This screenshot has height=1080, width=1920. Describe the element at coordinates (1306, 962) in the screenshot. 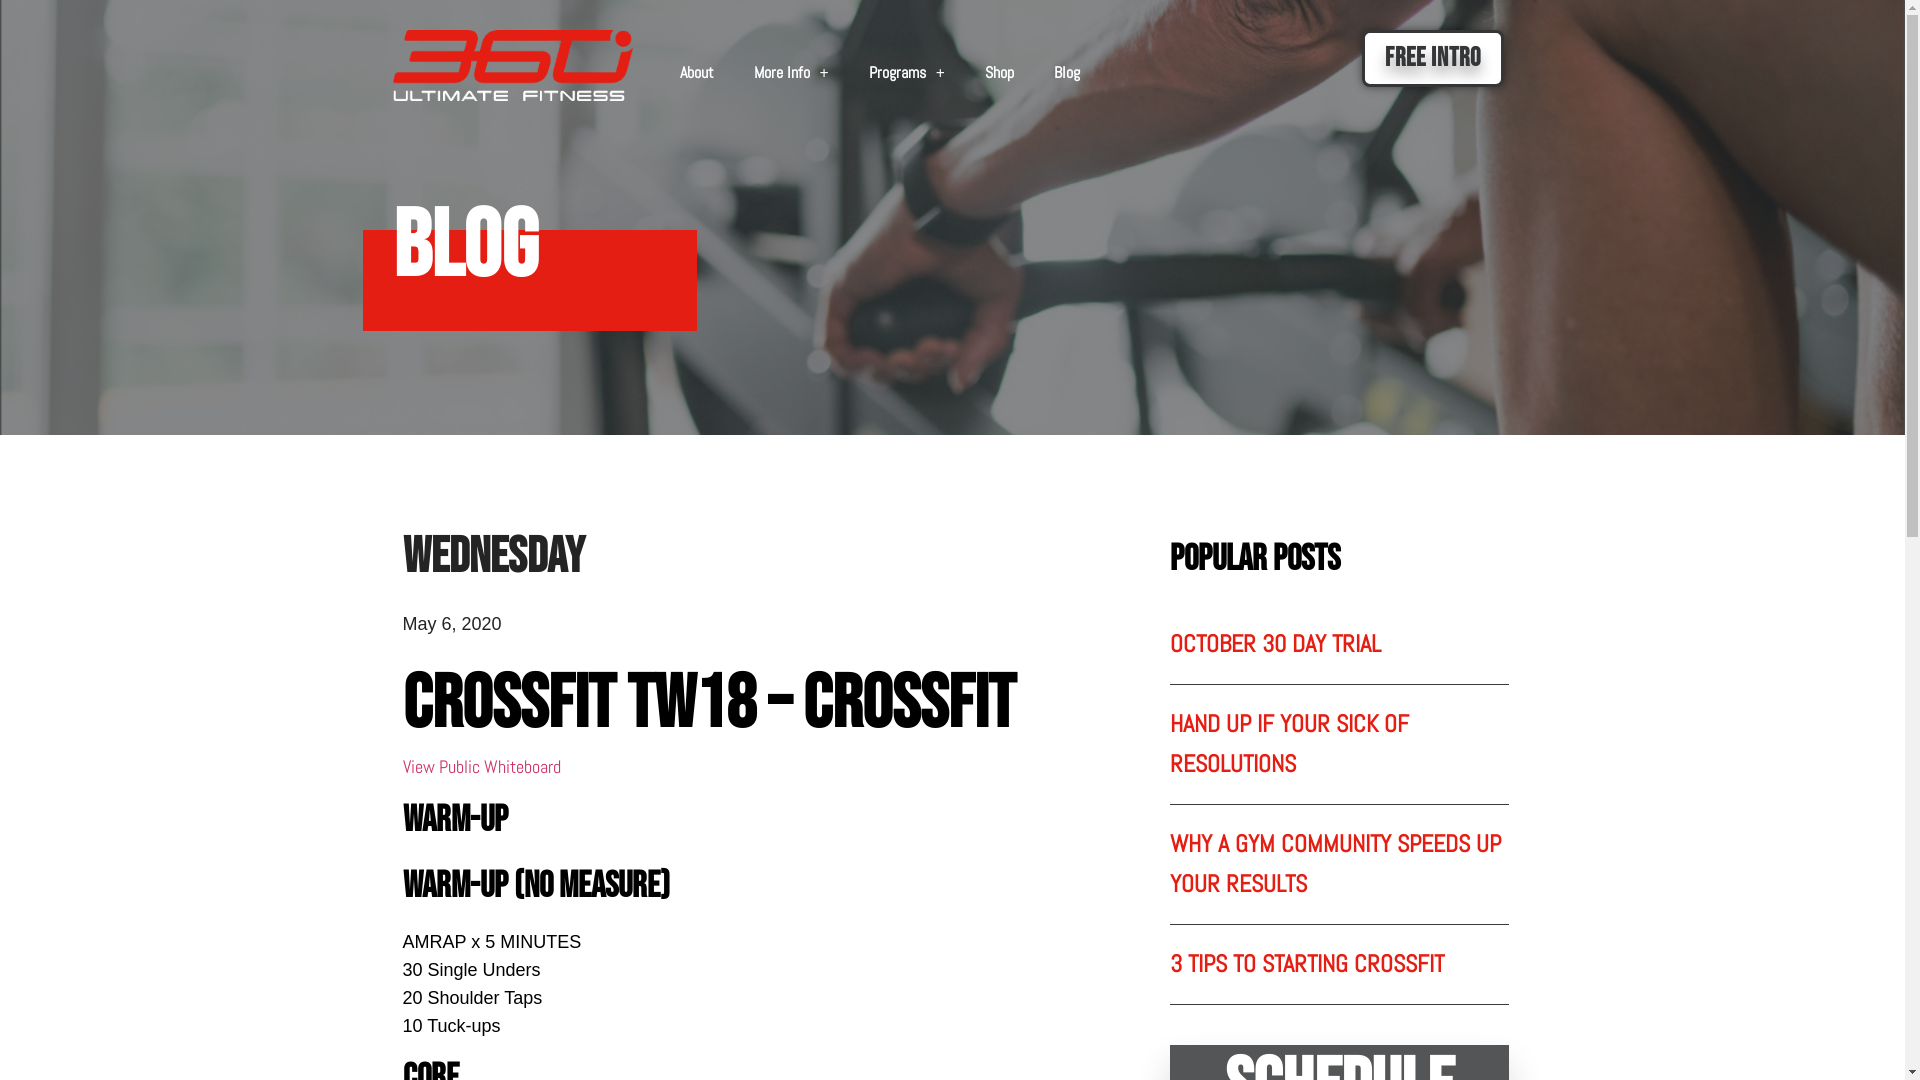

I see `'3 TIPS TO STARTING CROSSFIT'` at that location.